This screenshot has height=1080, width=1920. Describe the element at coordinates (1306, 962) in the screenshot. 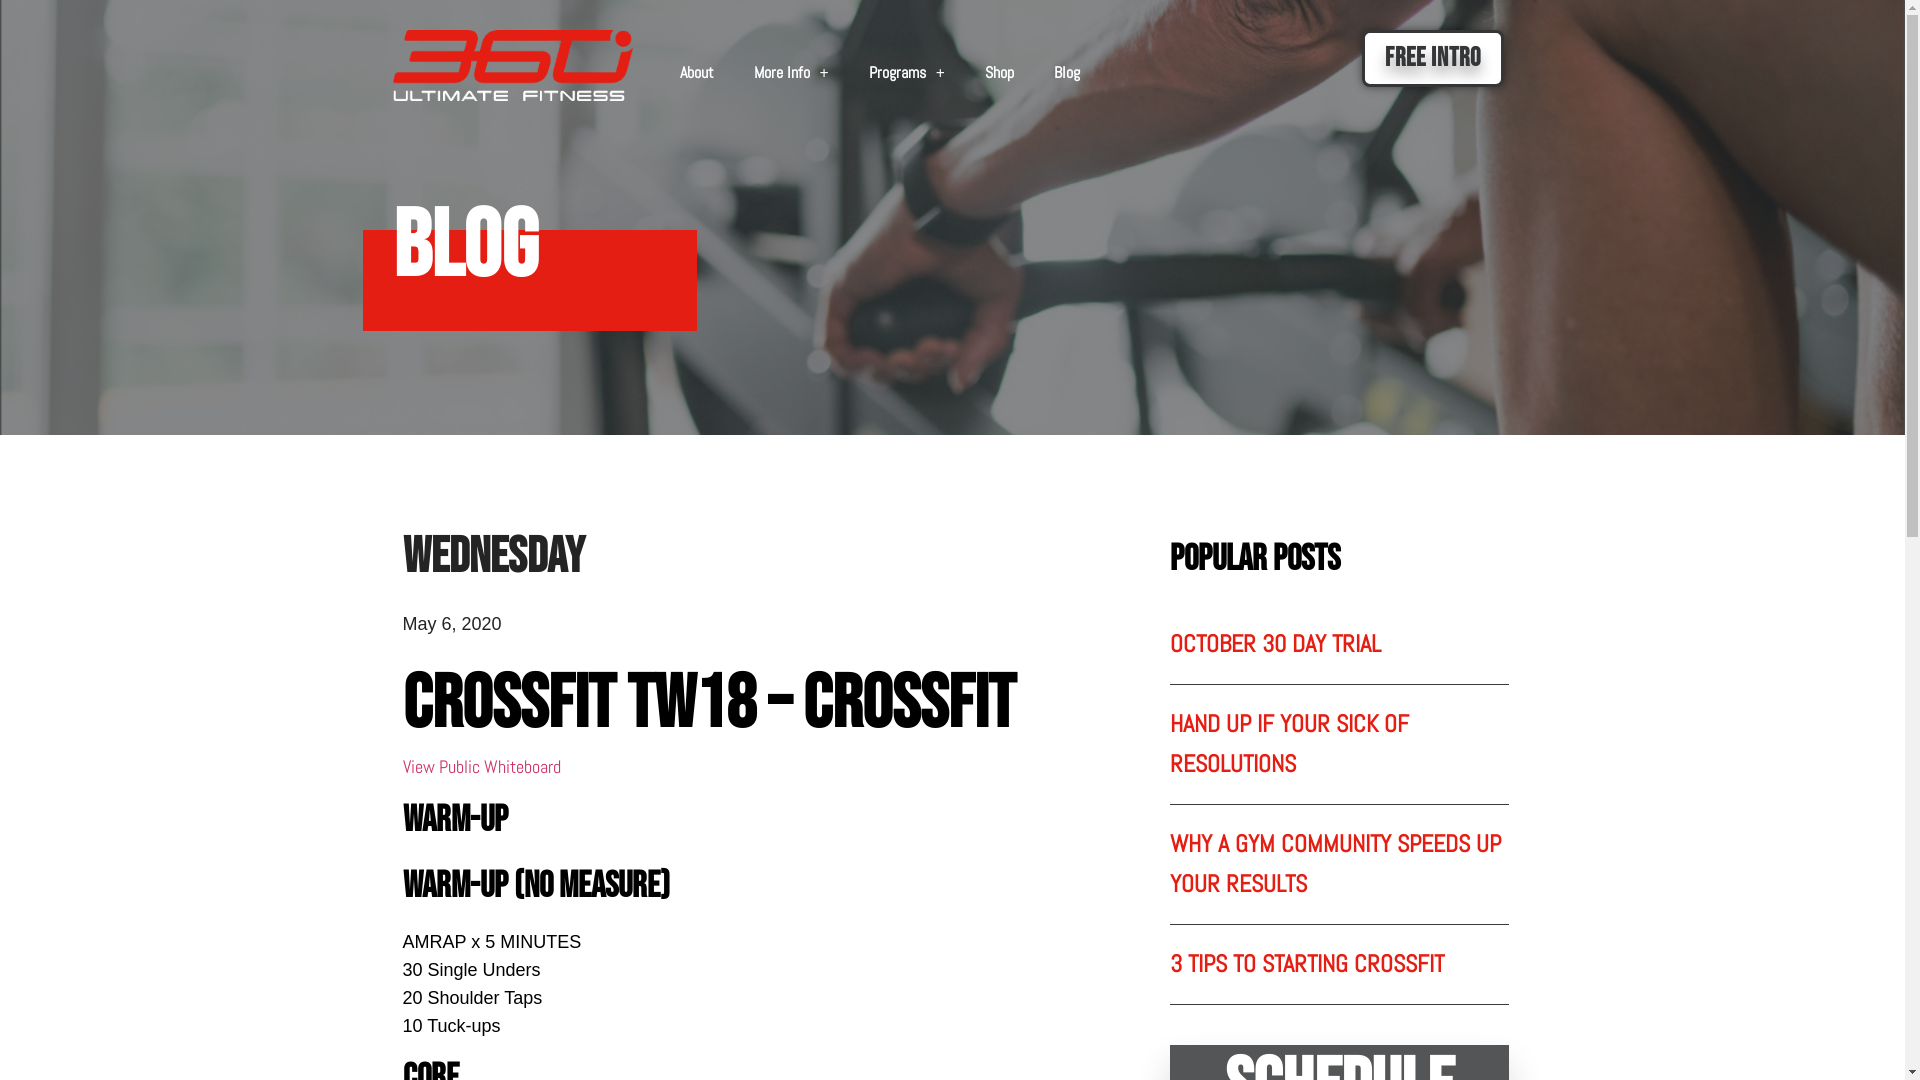

I see `'3 TIPS TO STARTING CROSSFIT'` at that location.